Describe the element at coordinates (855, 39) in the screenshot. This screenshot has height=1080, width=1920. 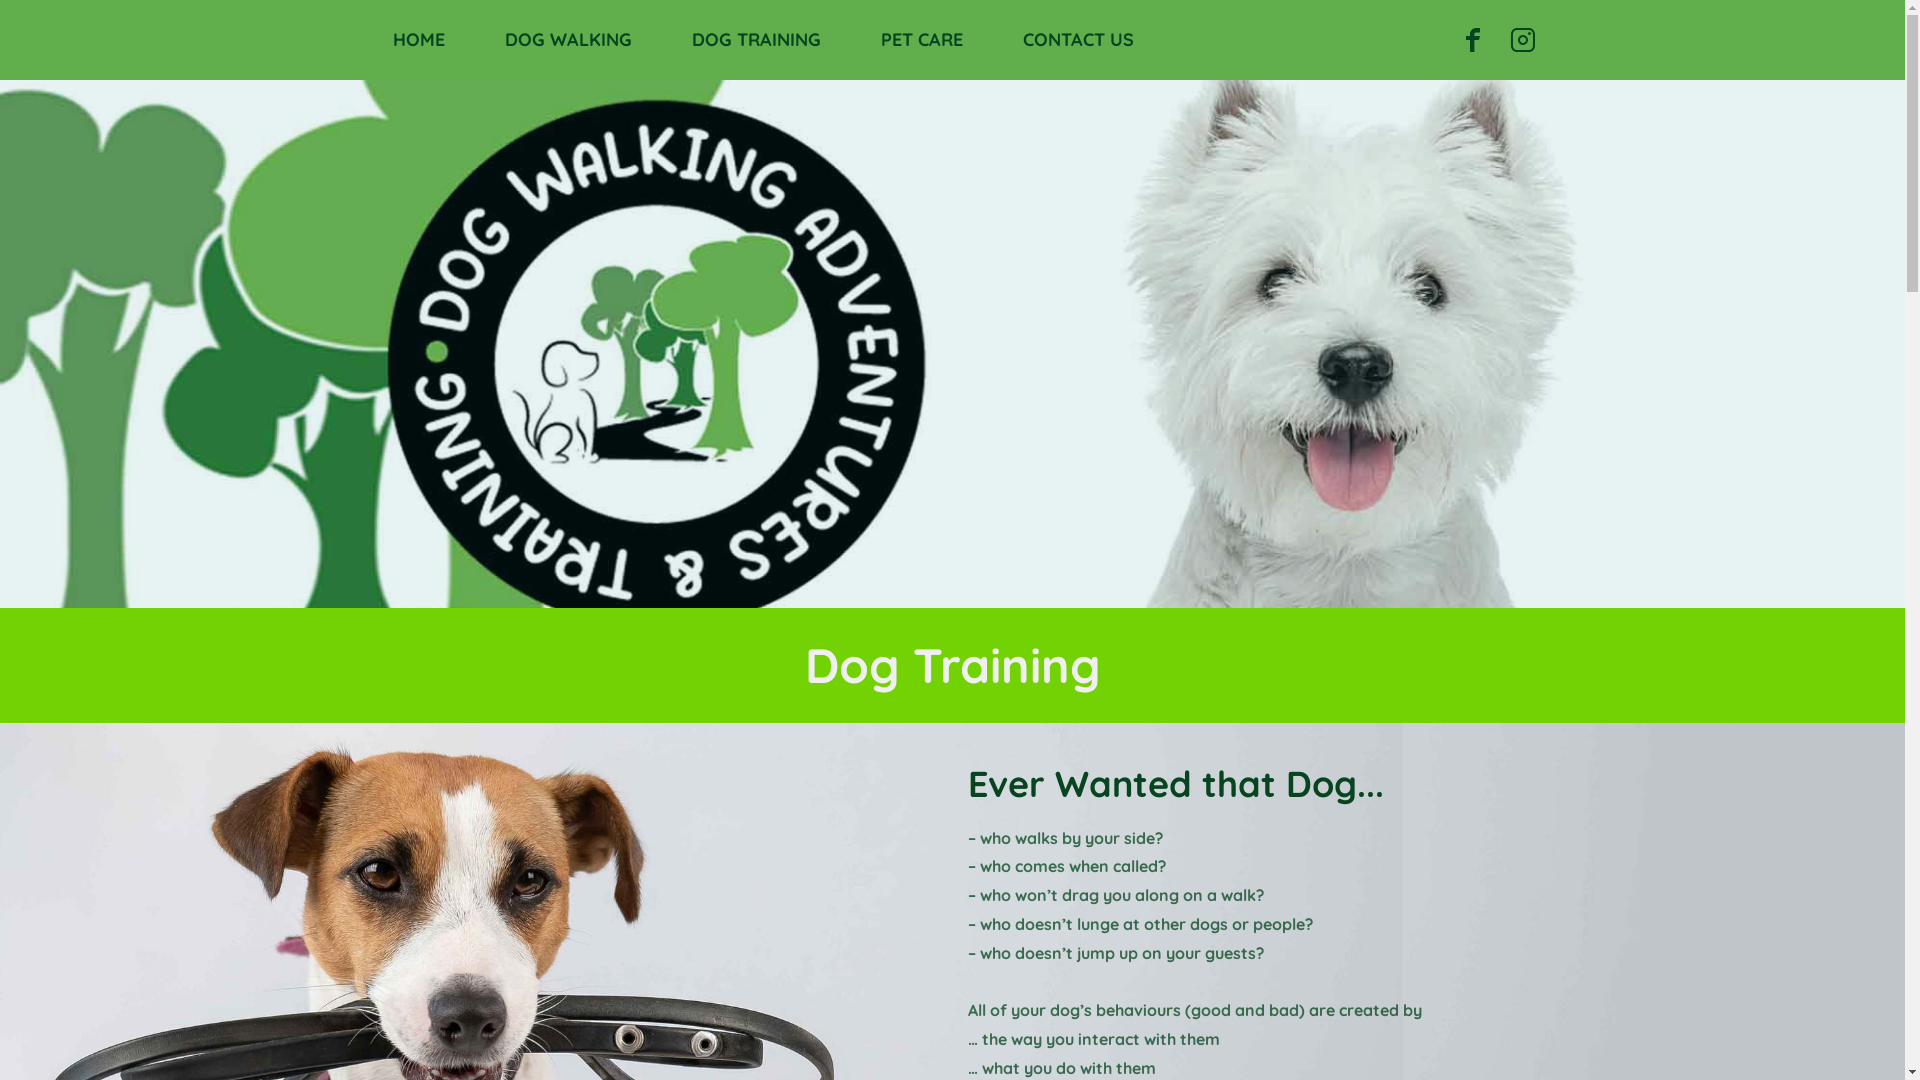
I see `'PET CARE'` at that location.